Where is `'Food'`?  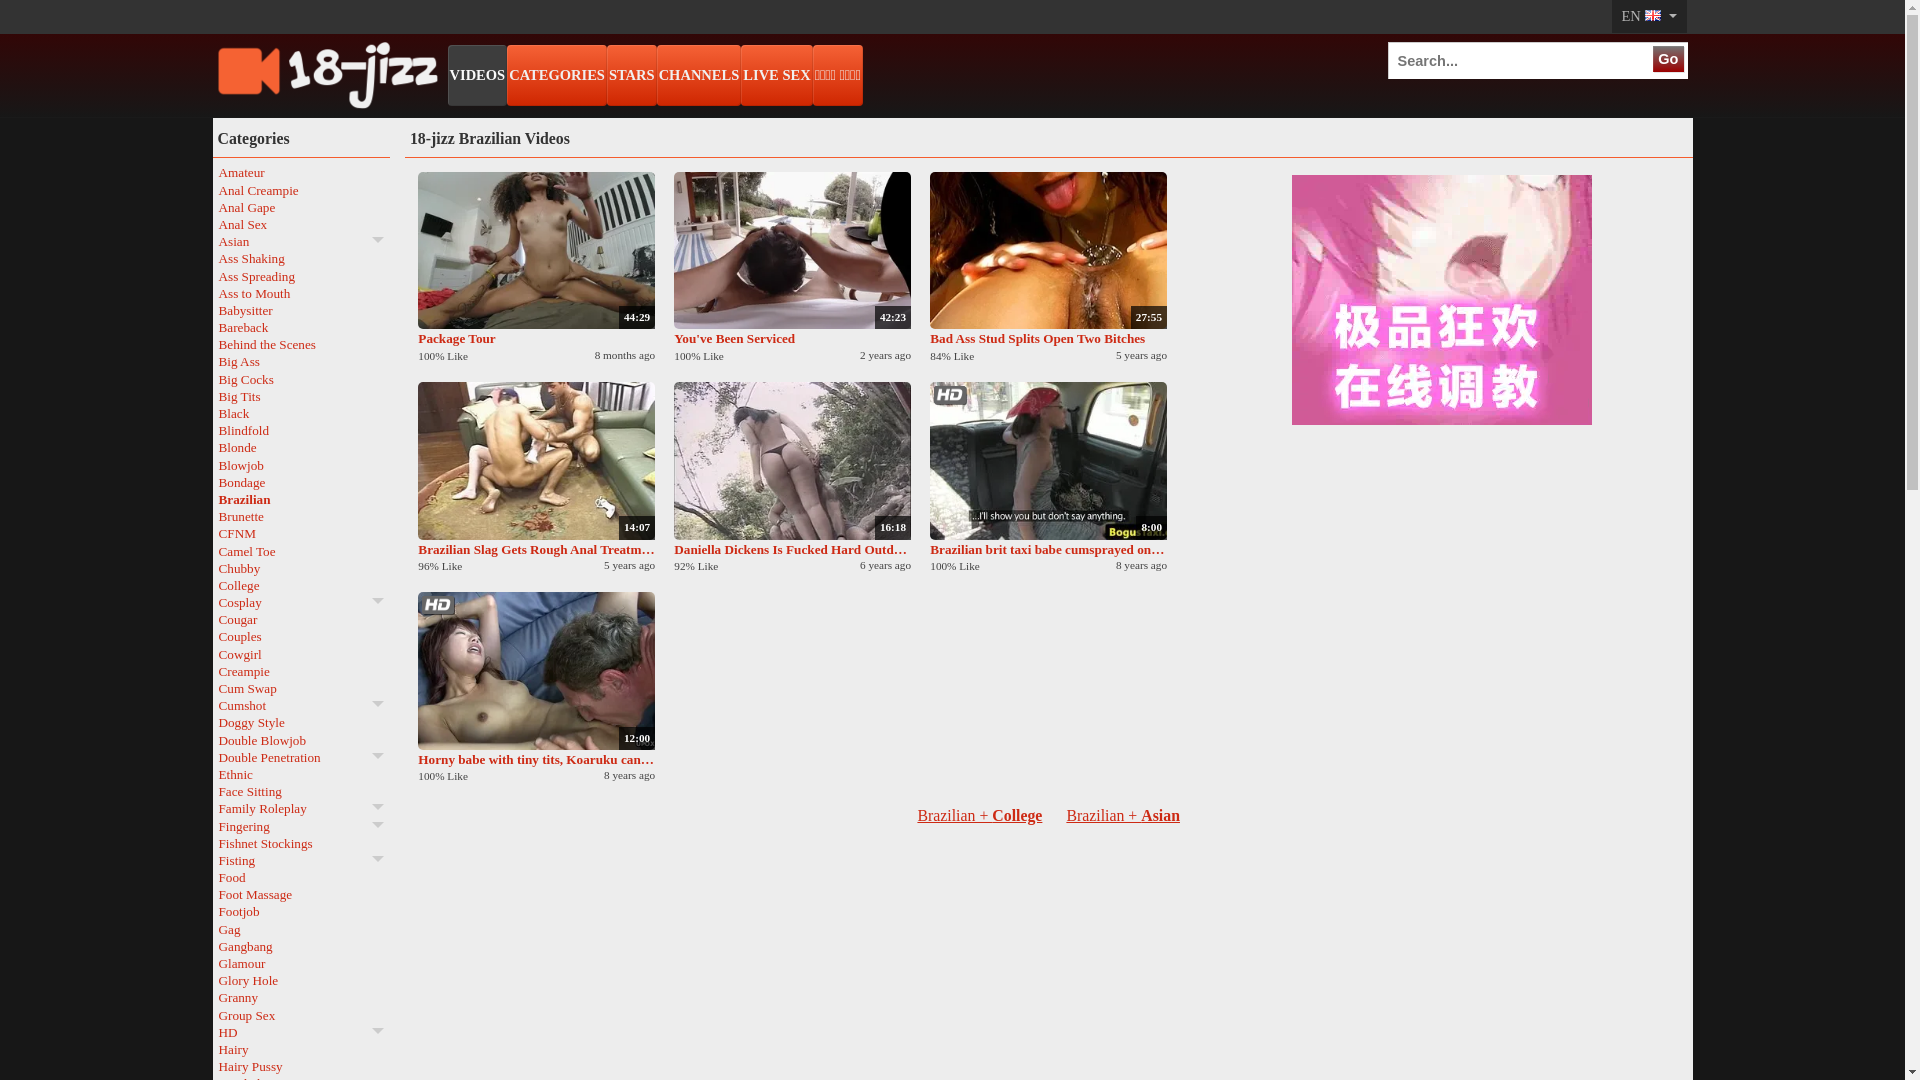
'Food' is located at coordinates (300, 876).